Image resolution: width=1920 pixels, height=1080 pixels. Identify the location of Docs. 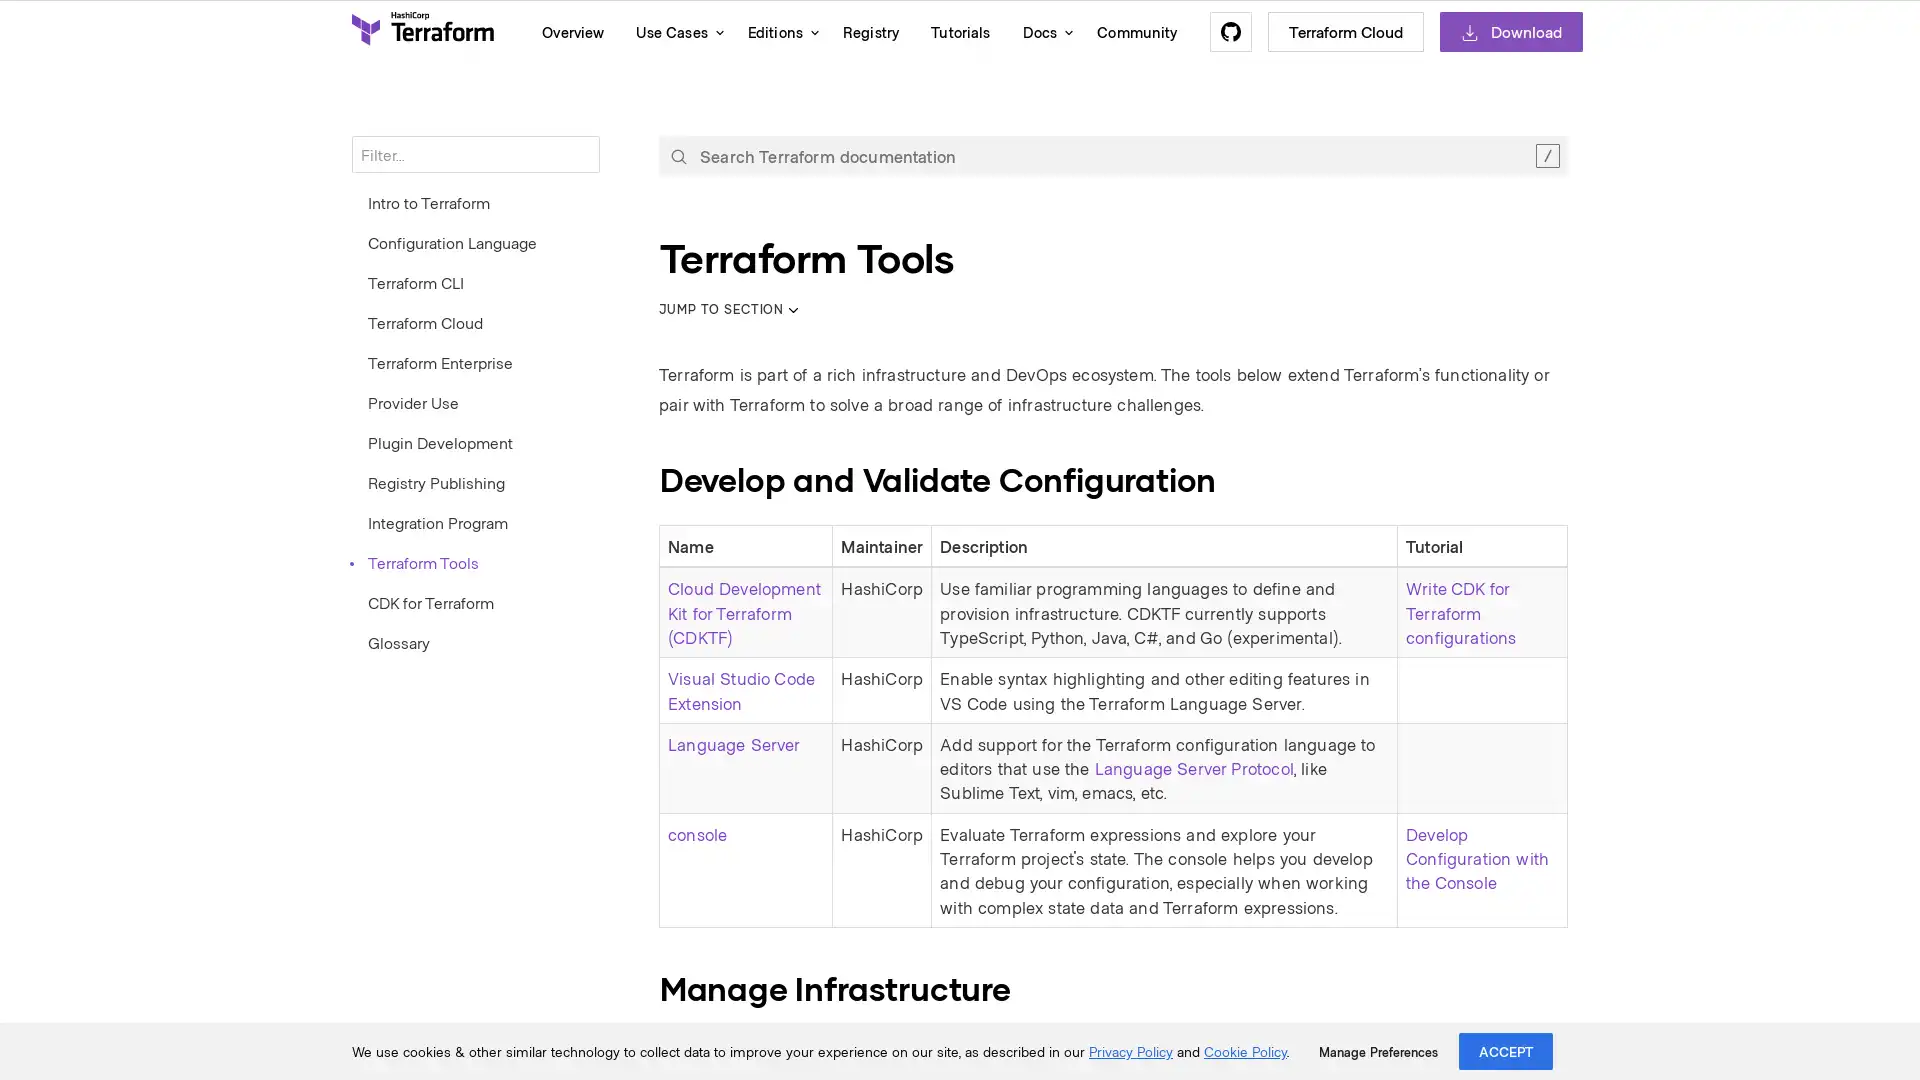
(1042, 31).